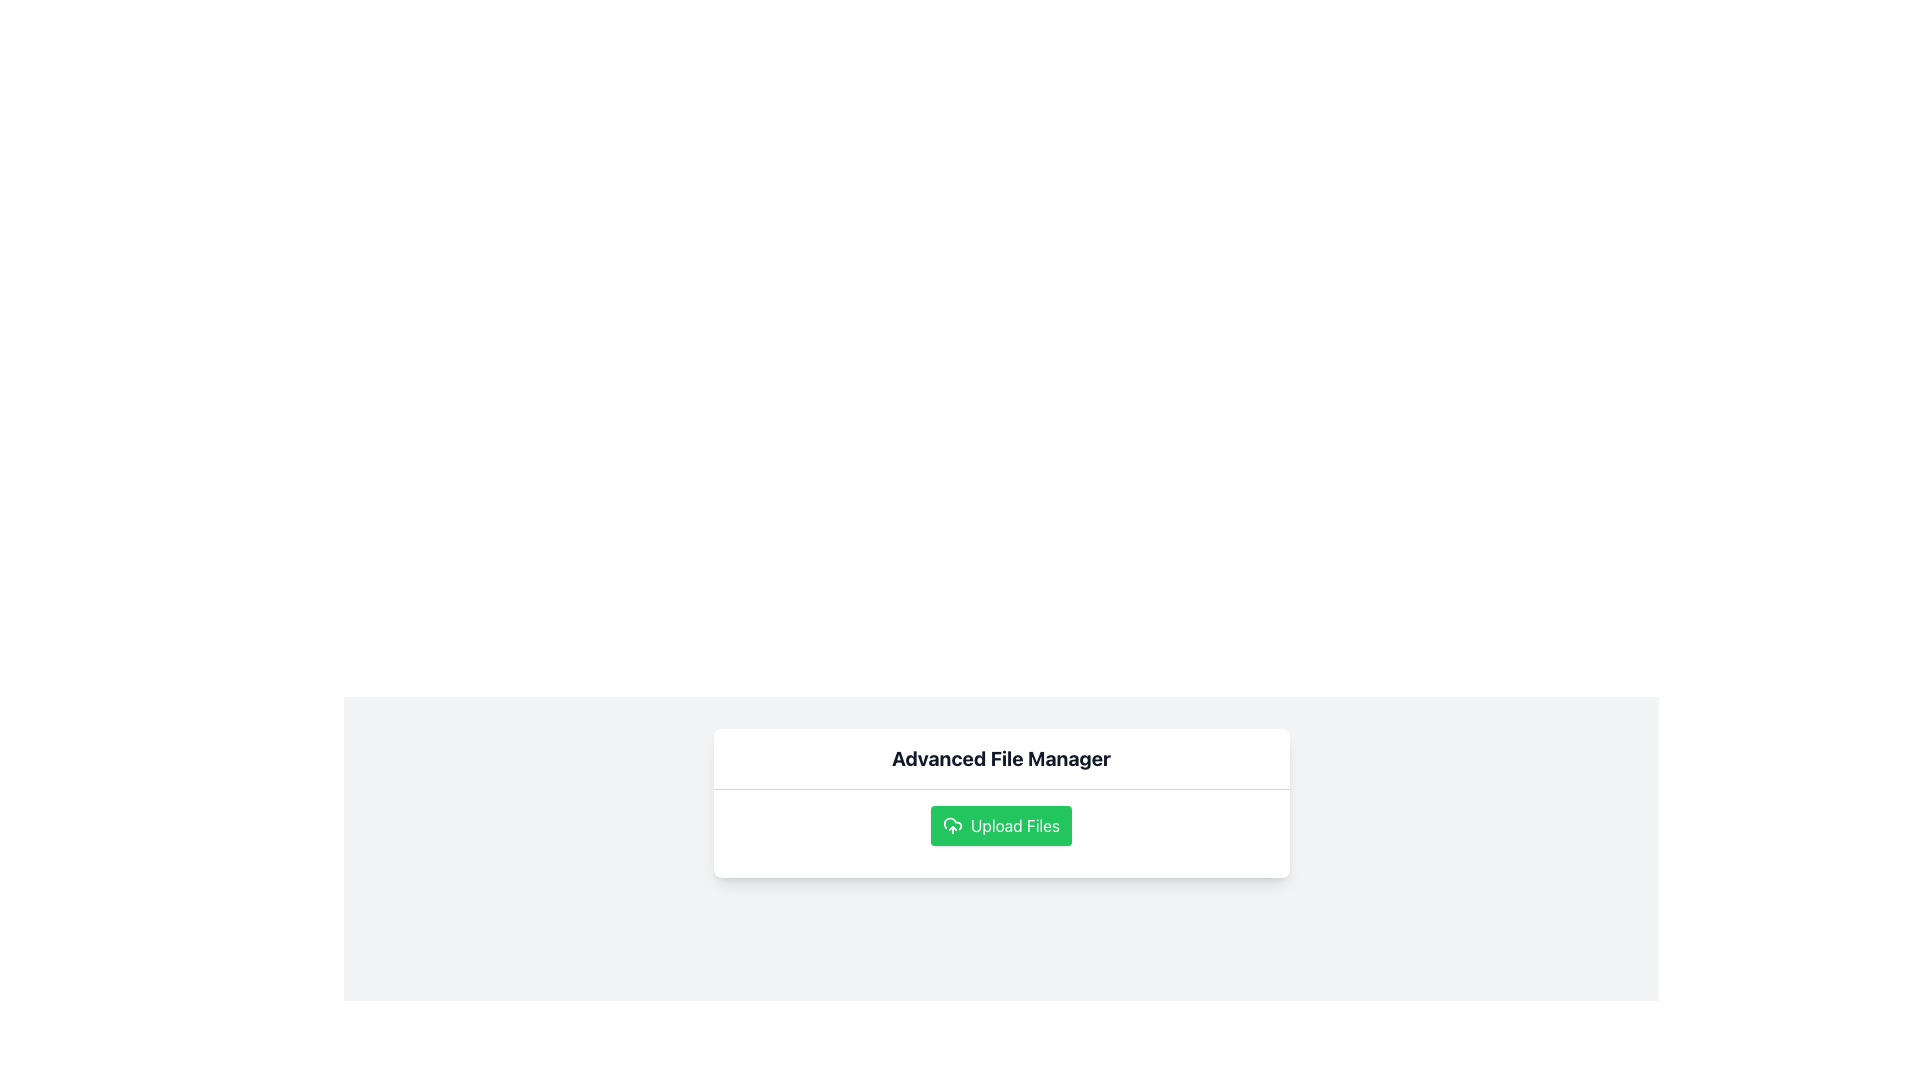 The width and height of the screenshot is (1920, 1080). I want to click on the Text Label that serves as a title or header for the section introducing the 'Upload Files' button, located near the center of the rectangular card at the bottom center of the interface, so click(1001, 759).